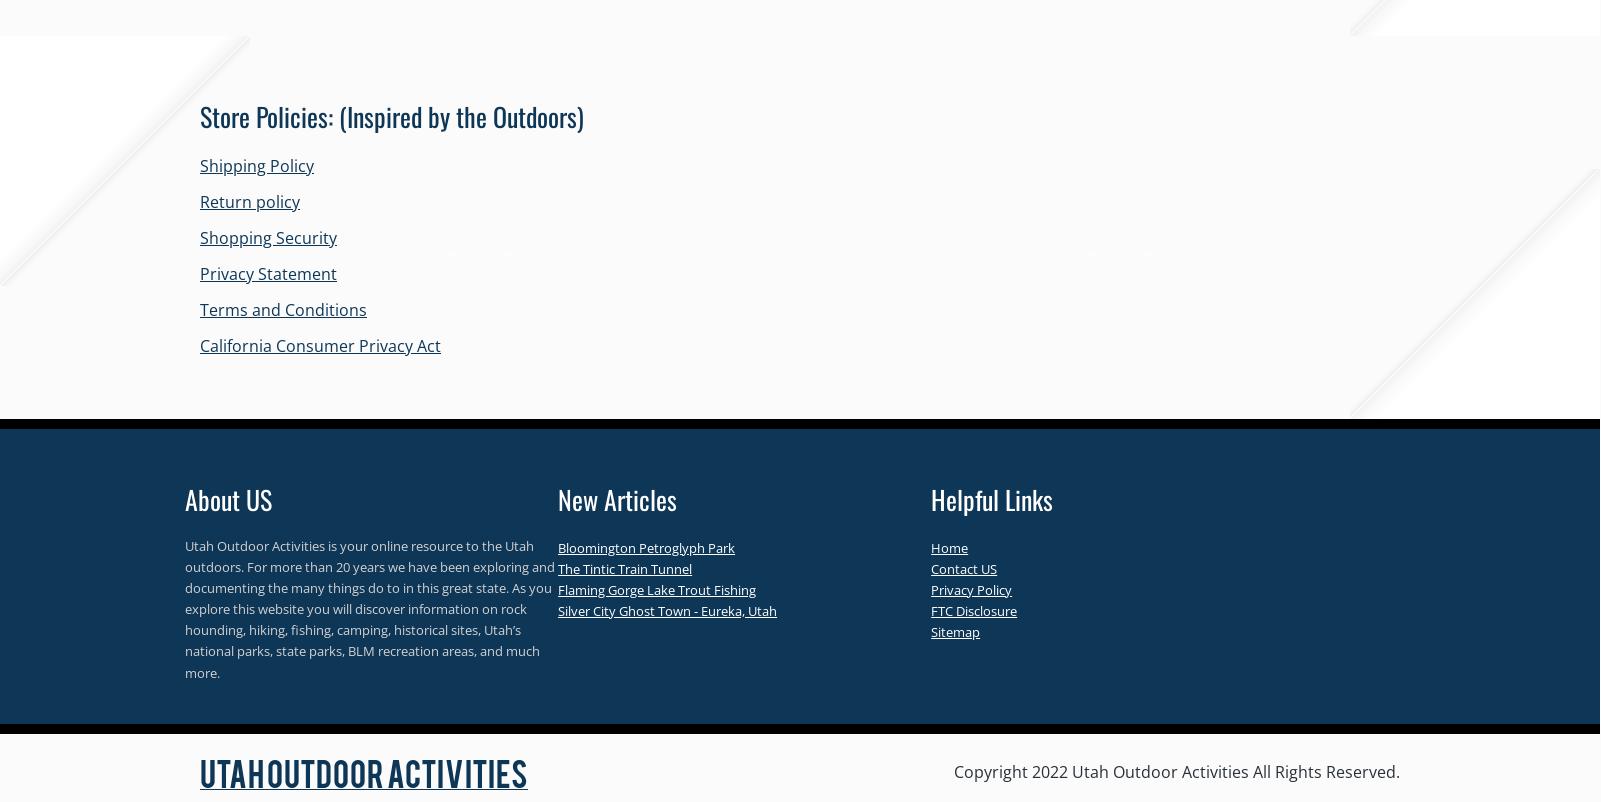  What do you see at coordinates (930, 545) in the screenshot?
I see `'Home'` at bounding box center [930, 545].